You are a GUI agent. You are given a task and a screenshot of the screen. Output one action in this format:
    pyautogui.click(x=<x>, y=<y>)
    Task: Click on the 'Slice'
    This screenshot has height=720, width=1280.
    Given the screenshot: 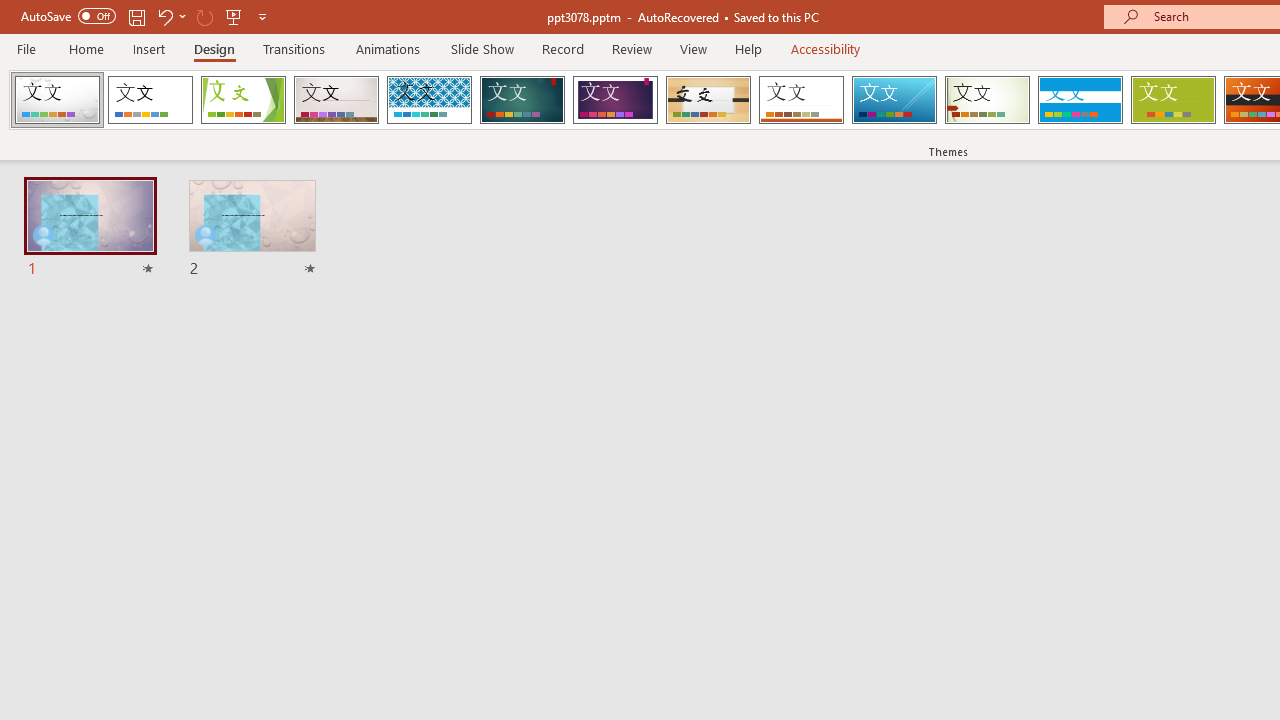 What is the action you would take?
    pyautogui.click(x=893, y=100)
    